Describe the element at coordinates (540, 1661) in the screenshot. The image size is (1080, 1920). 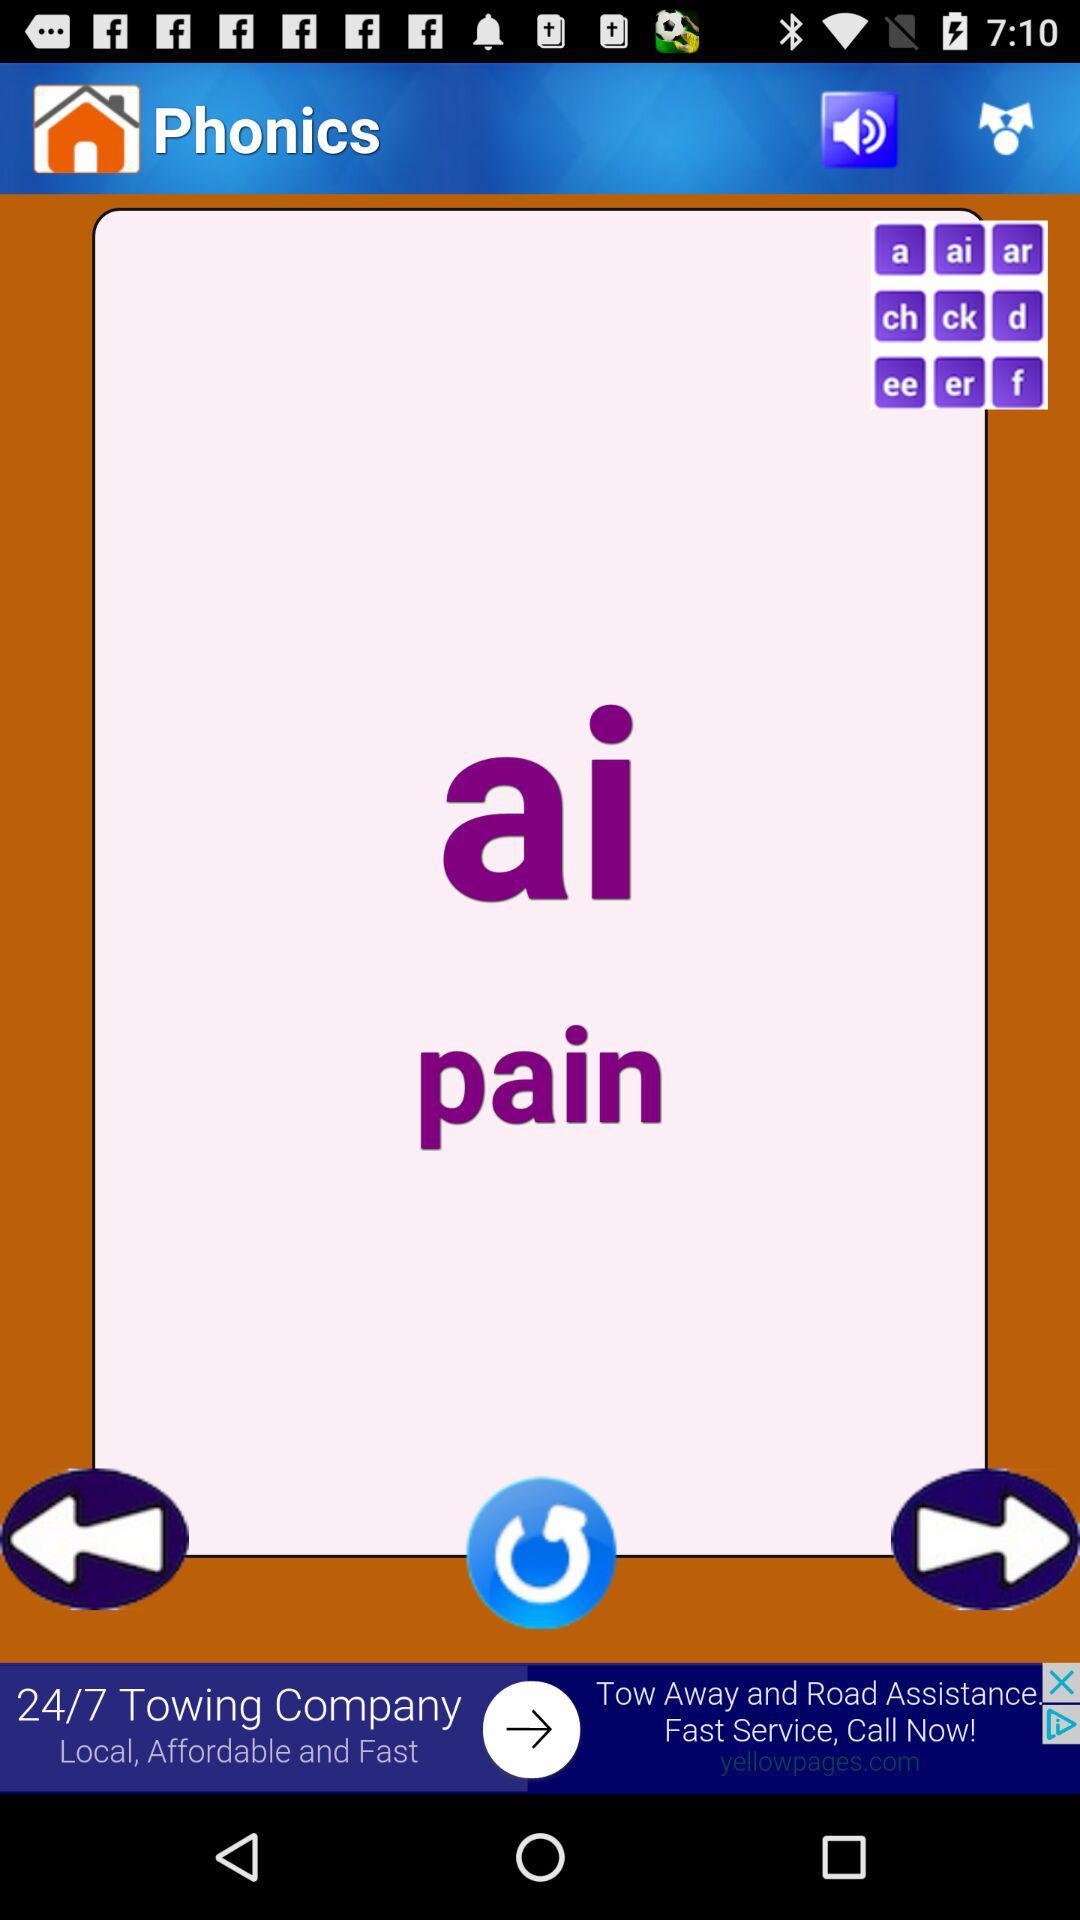
I see `the refresh icon` at that location.